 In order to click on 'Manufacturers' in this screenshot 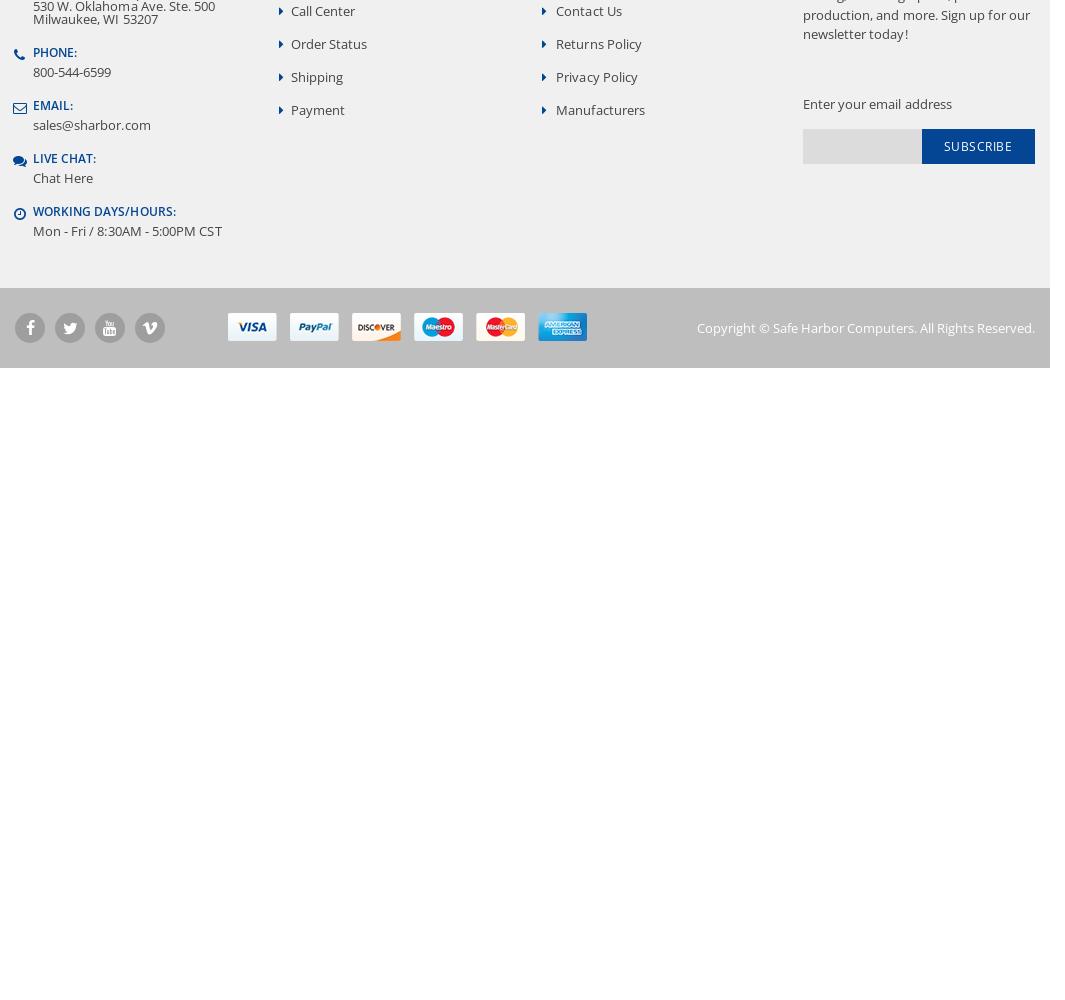, I will do `click(600, 108)`.